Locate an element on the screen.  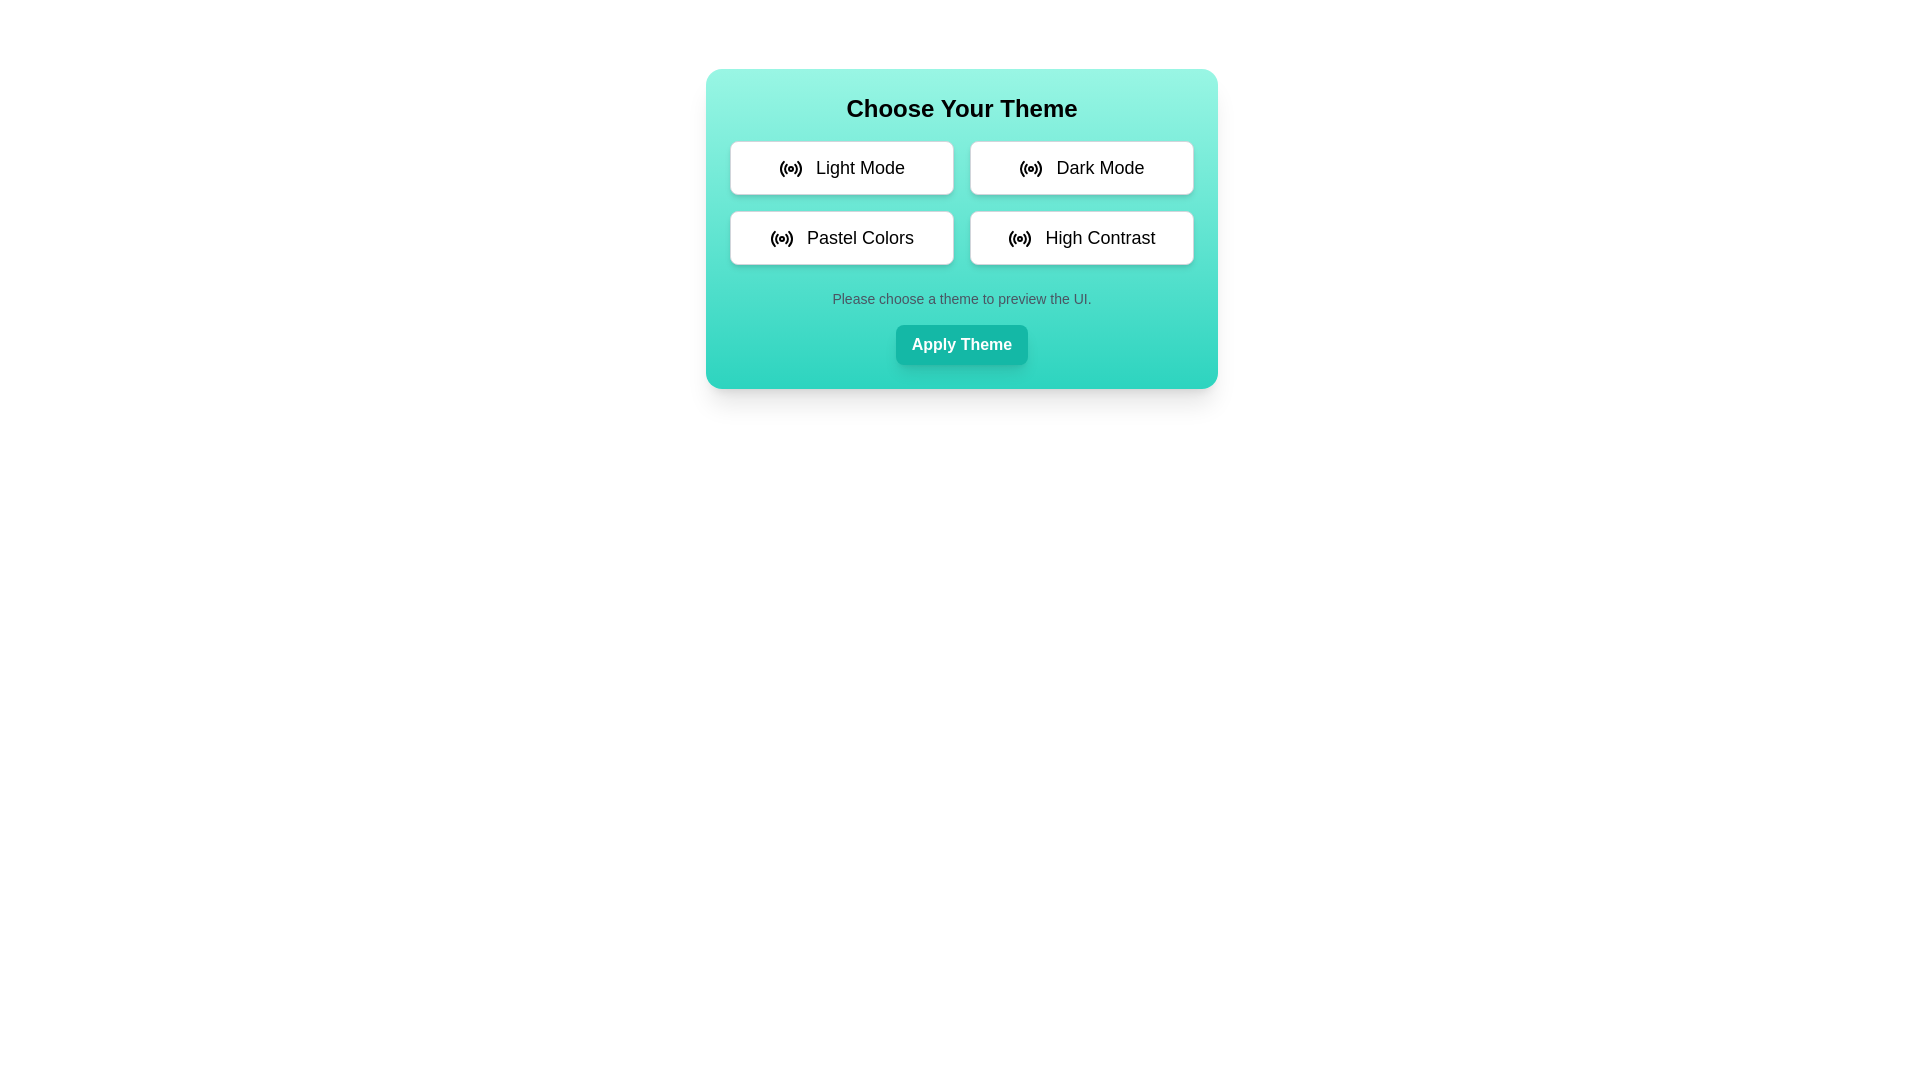
the visual indication of the 'High Contrast' theme selection option icon located to the left of the 'High Contrast' text label in the bottom-right of the theme selection options is located at coordinates (1020, 238).